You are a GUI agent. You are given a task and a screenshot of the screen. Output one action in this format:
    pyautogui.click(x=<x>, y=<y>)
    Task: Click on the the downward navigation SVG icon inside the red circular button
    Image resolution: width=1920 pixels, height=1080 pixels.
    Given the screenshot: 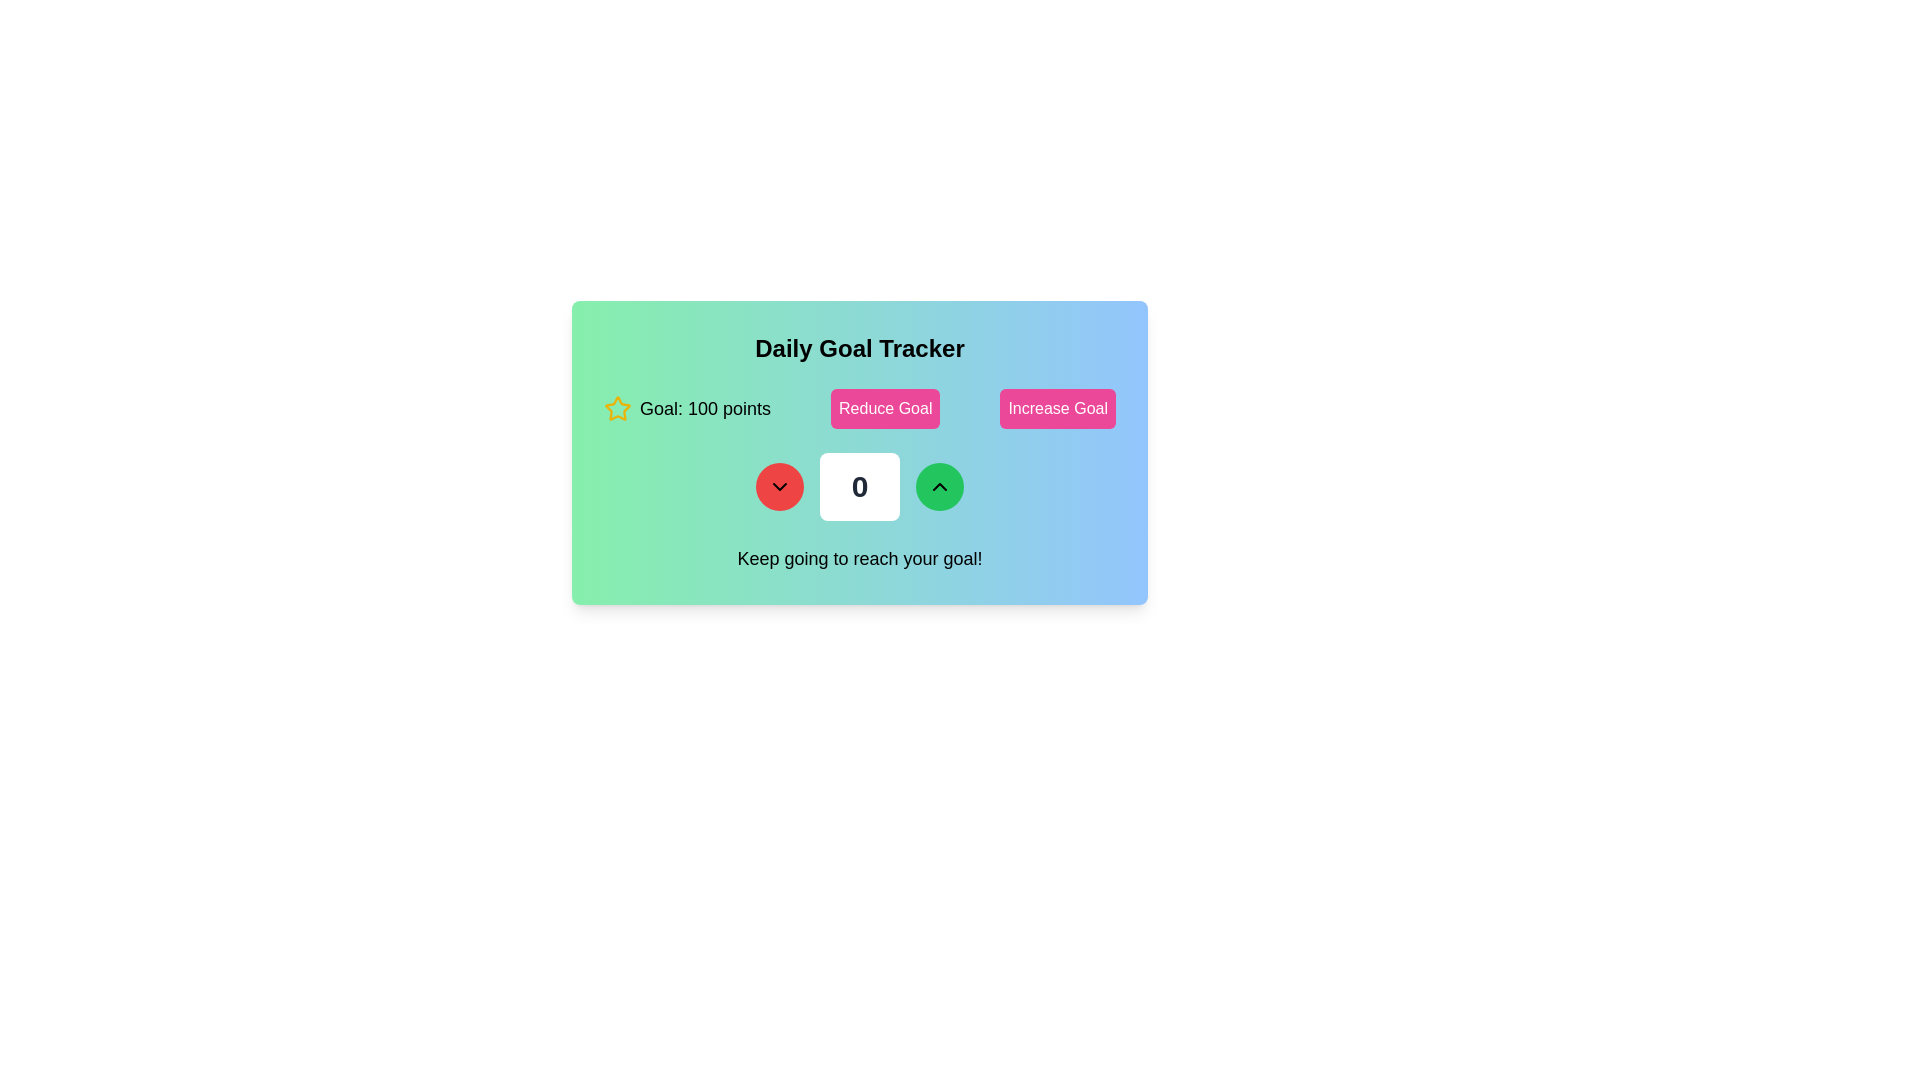 What is the action you would take?
    pyautogui.click(x=778, y=486)
    